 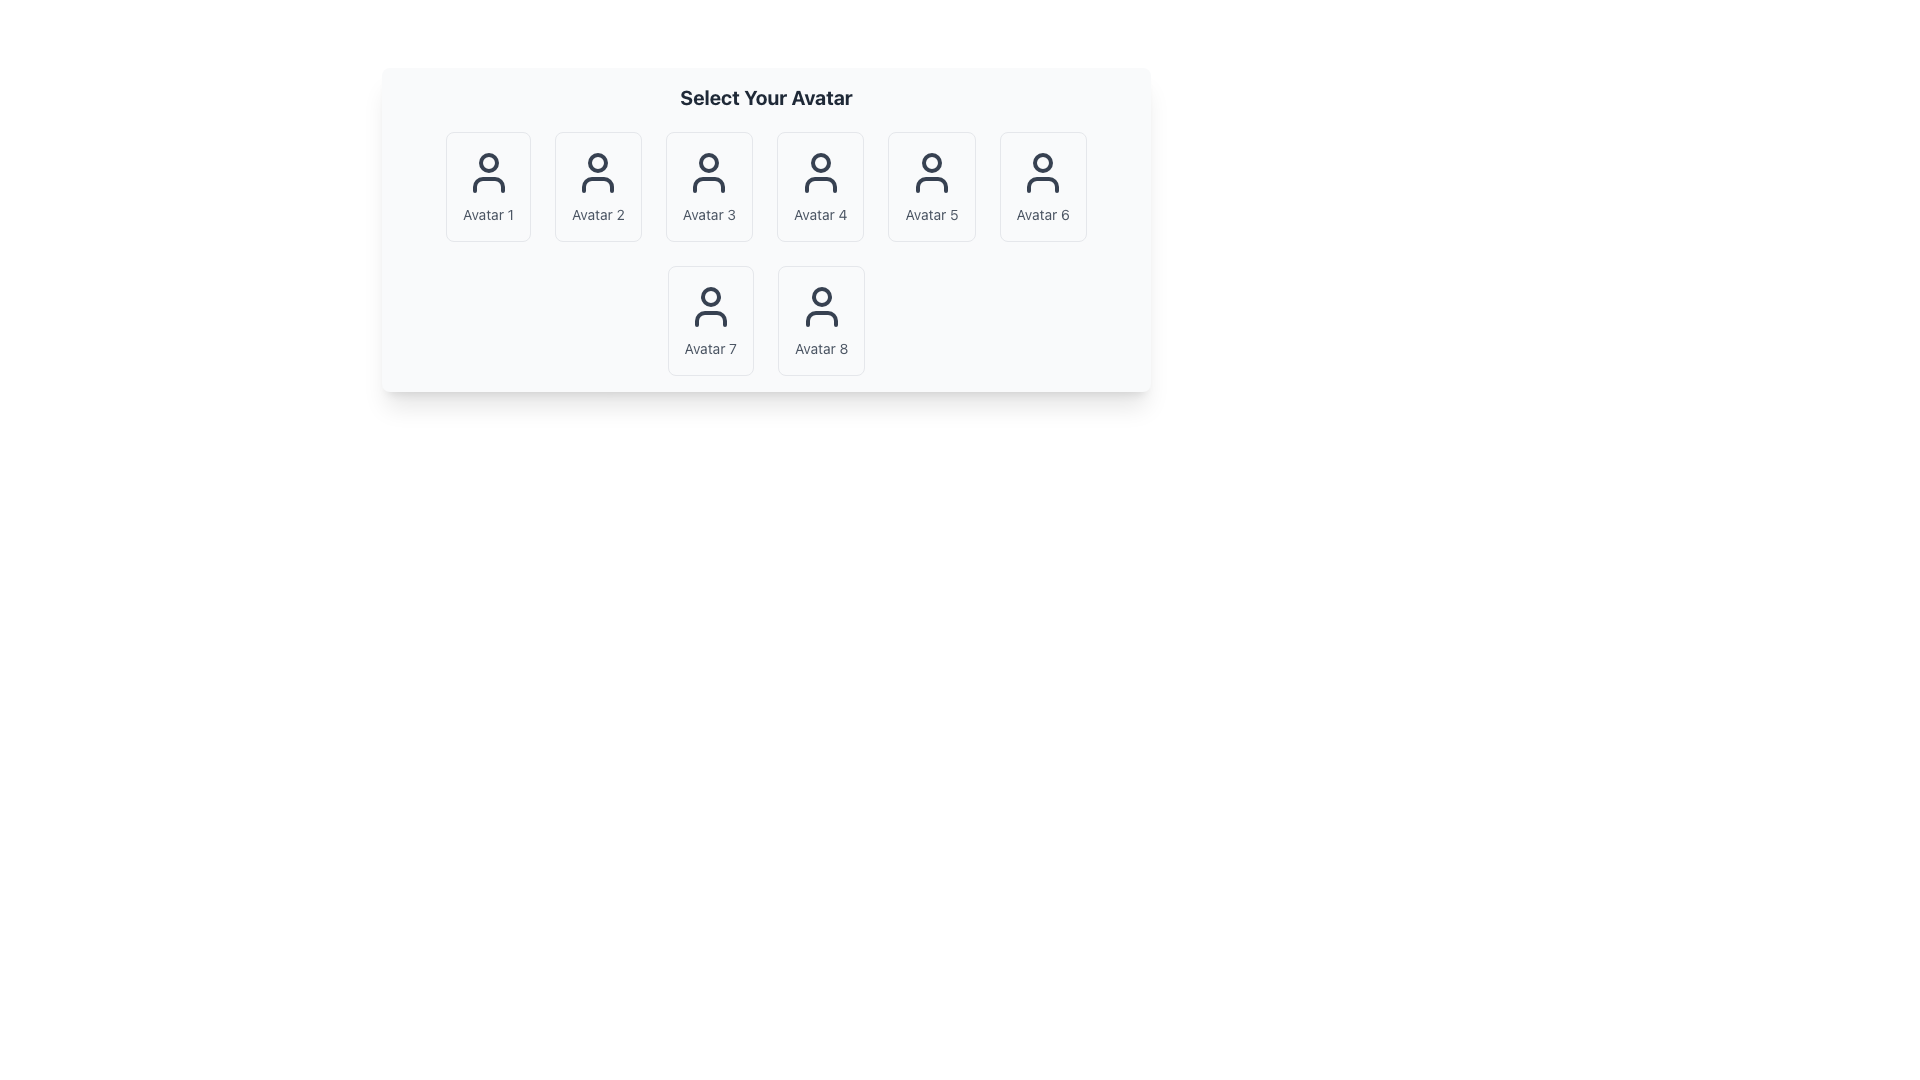 I want to click on text label 'Avatar 5' located at the bottom center of the fifth card in the top right region of the grid layout, so click(x=930, y=215).